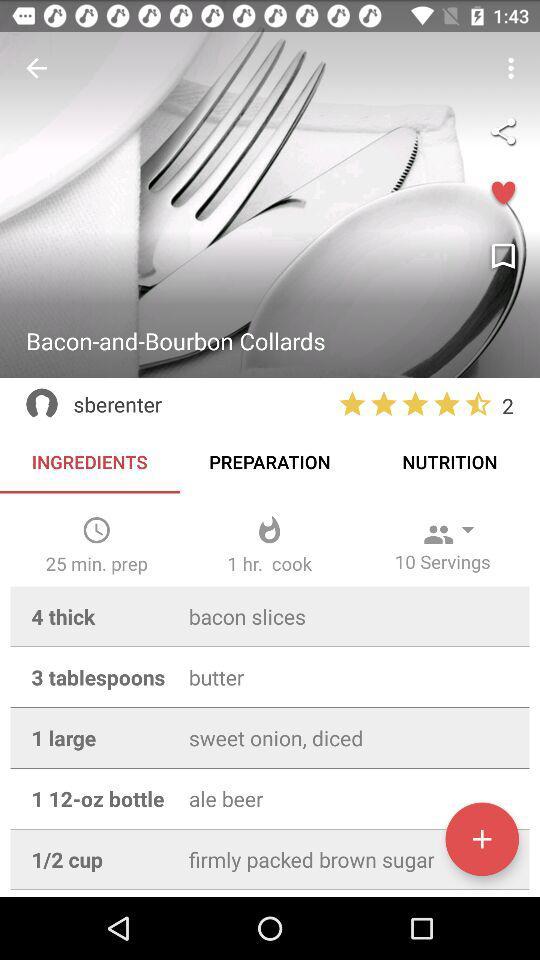 Image resolution: width=540 pixels, height=960 pixels. I want to click on click the save option, so click(502, 256).